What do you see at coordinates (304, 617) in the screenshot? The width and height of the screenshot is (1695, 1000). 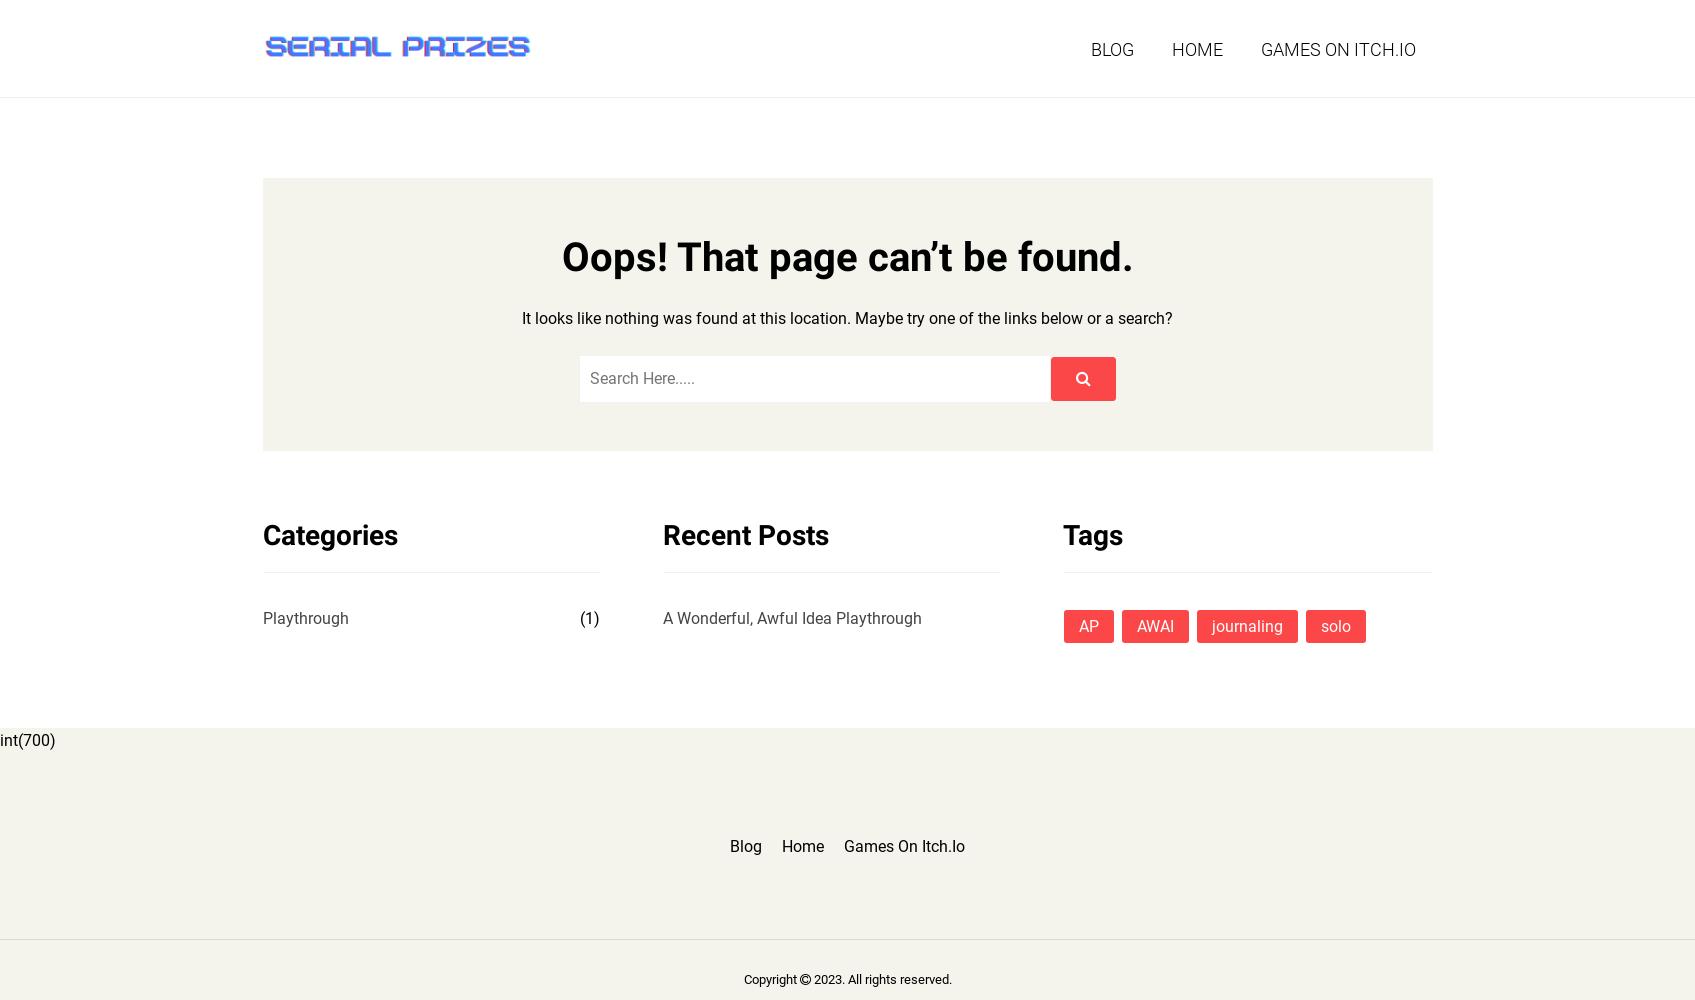 I see `'Playthrough'` at bounding box center [304, 617].